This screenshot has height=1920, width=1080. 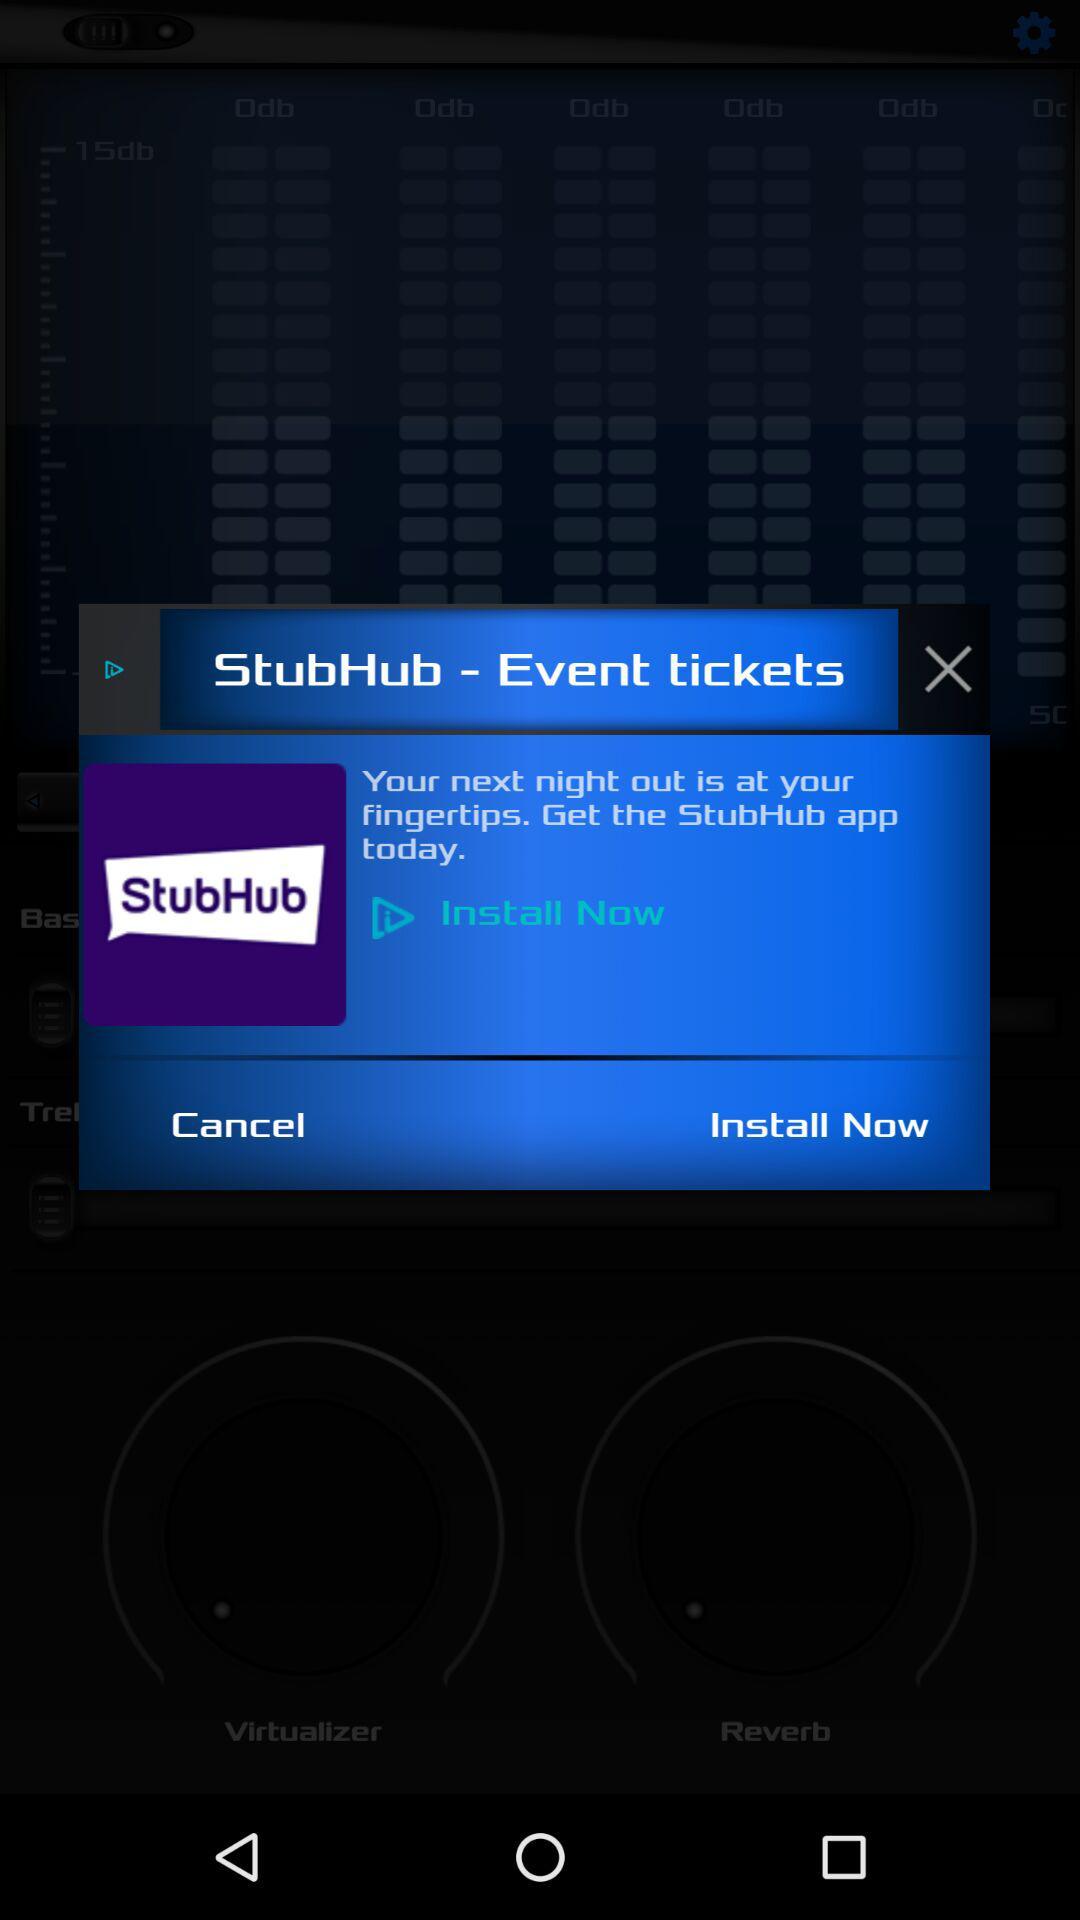 I want to click on button, so click(x=958, y=668).